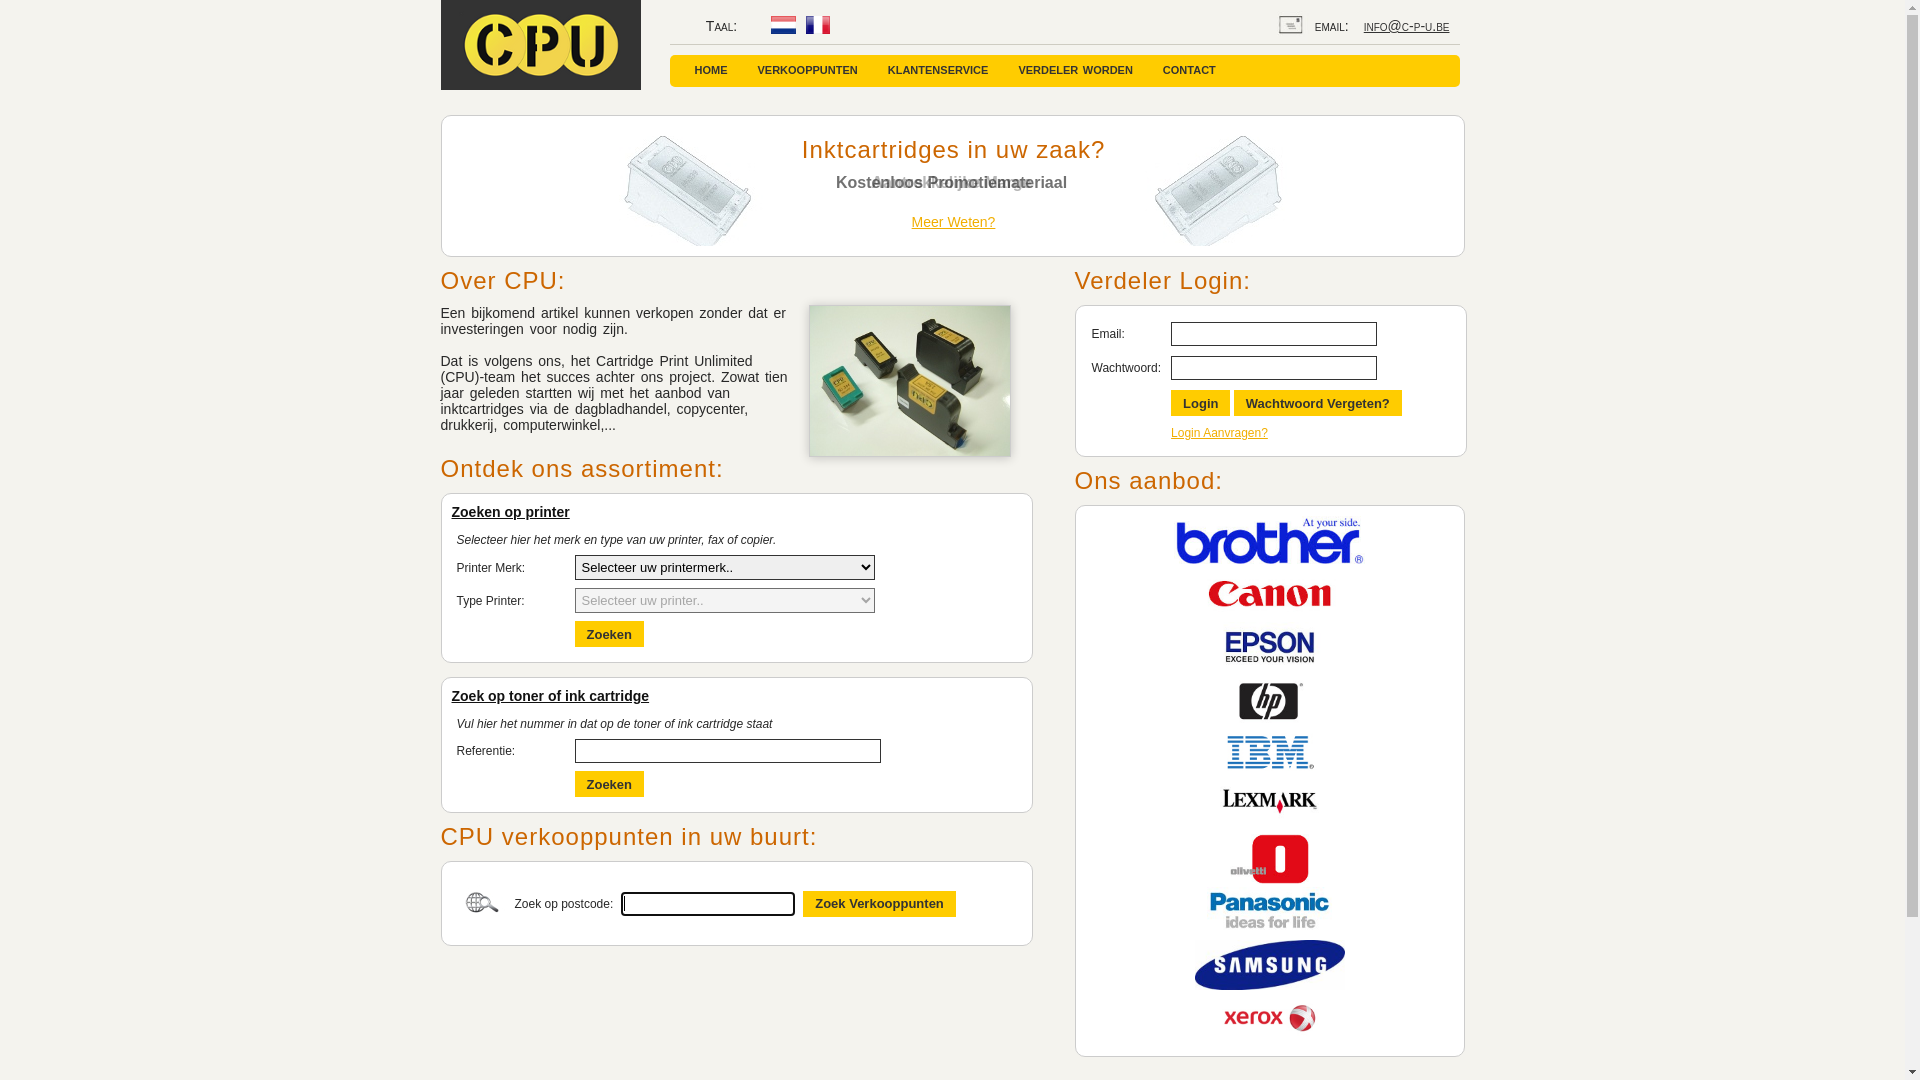 Image resolution: width=1920 pixels, height=1080 pixels. What do you see at coordinates (1200, 402) in the screenshot?
I see `'Login'` at bounding box center [1200, 402].